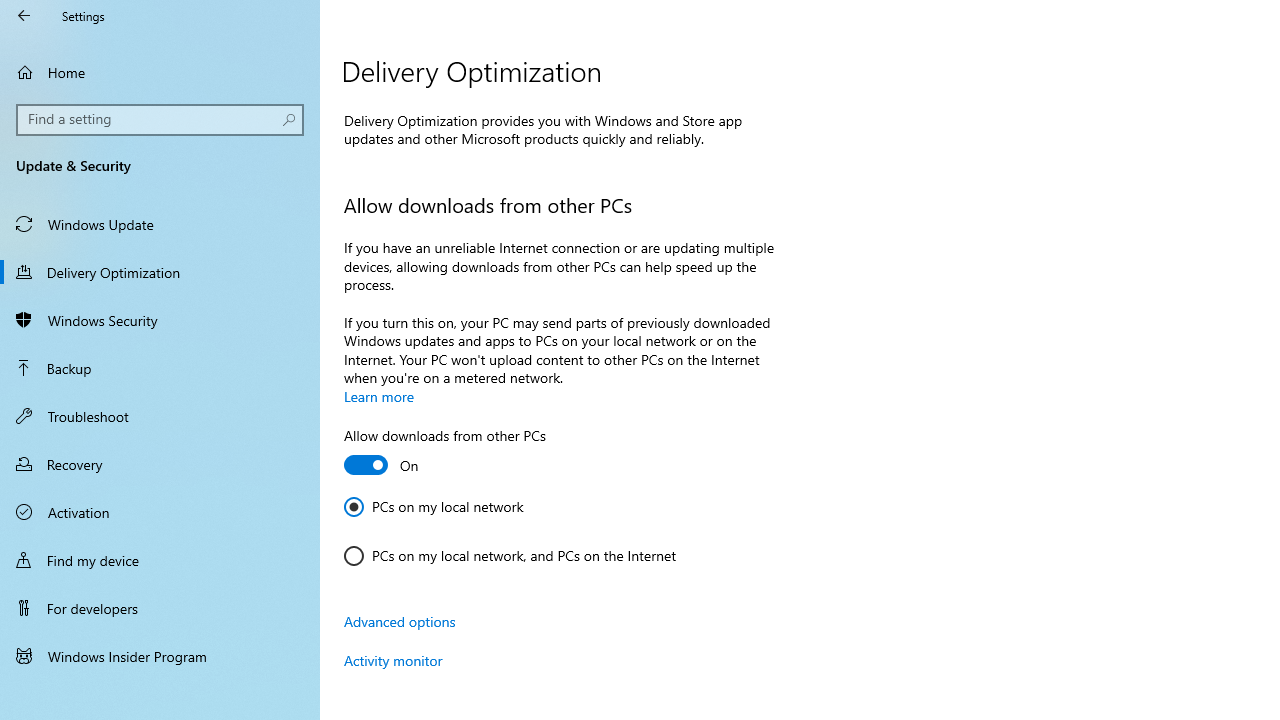 This screenshot has width=1280, height=720. I want to click on 'Delivery Optimization', so click(160, 271).